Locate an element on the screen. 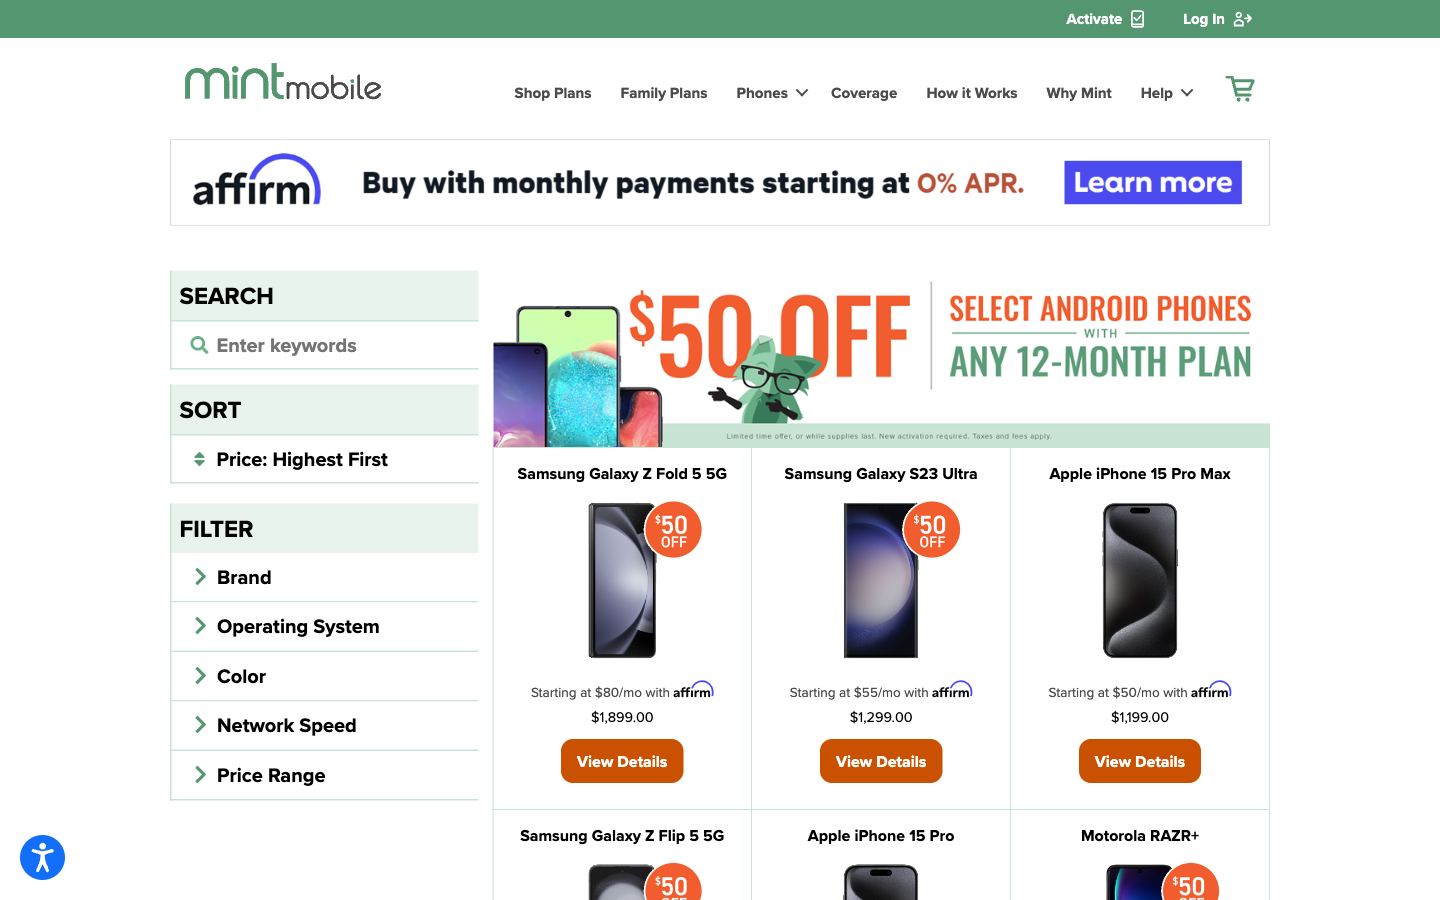 Image resolution: width=1440 pixels, height=900 pixels. the features of Apple iPhone 15 Pro Max phone is located at coordinates (1139, 758).